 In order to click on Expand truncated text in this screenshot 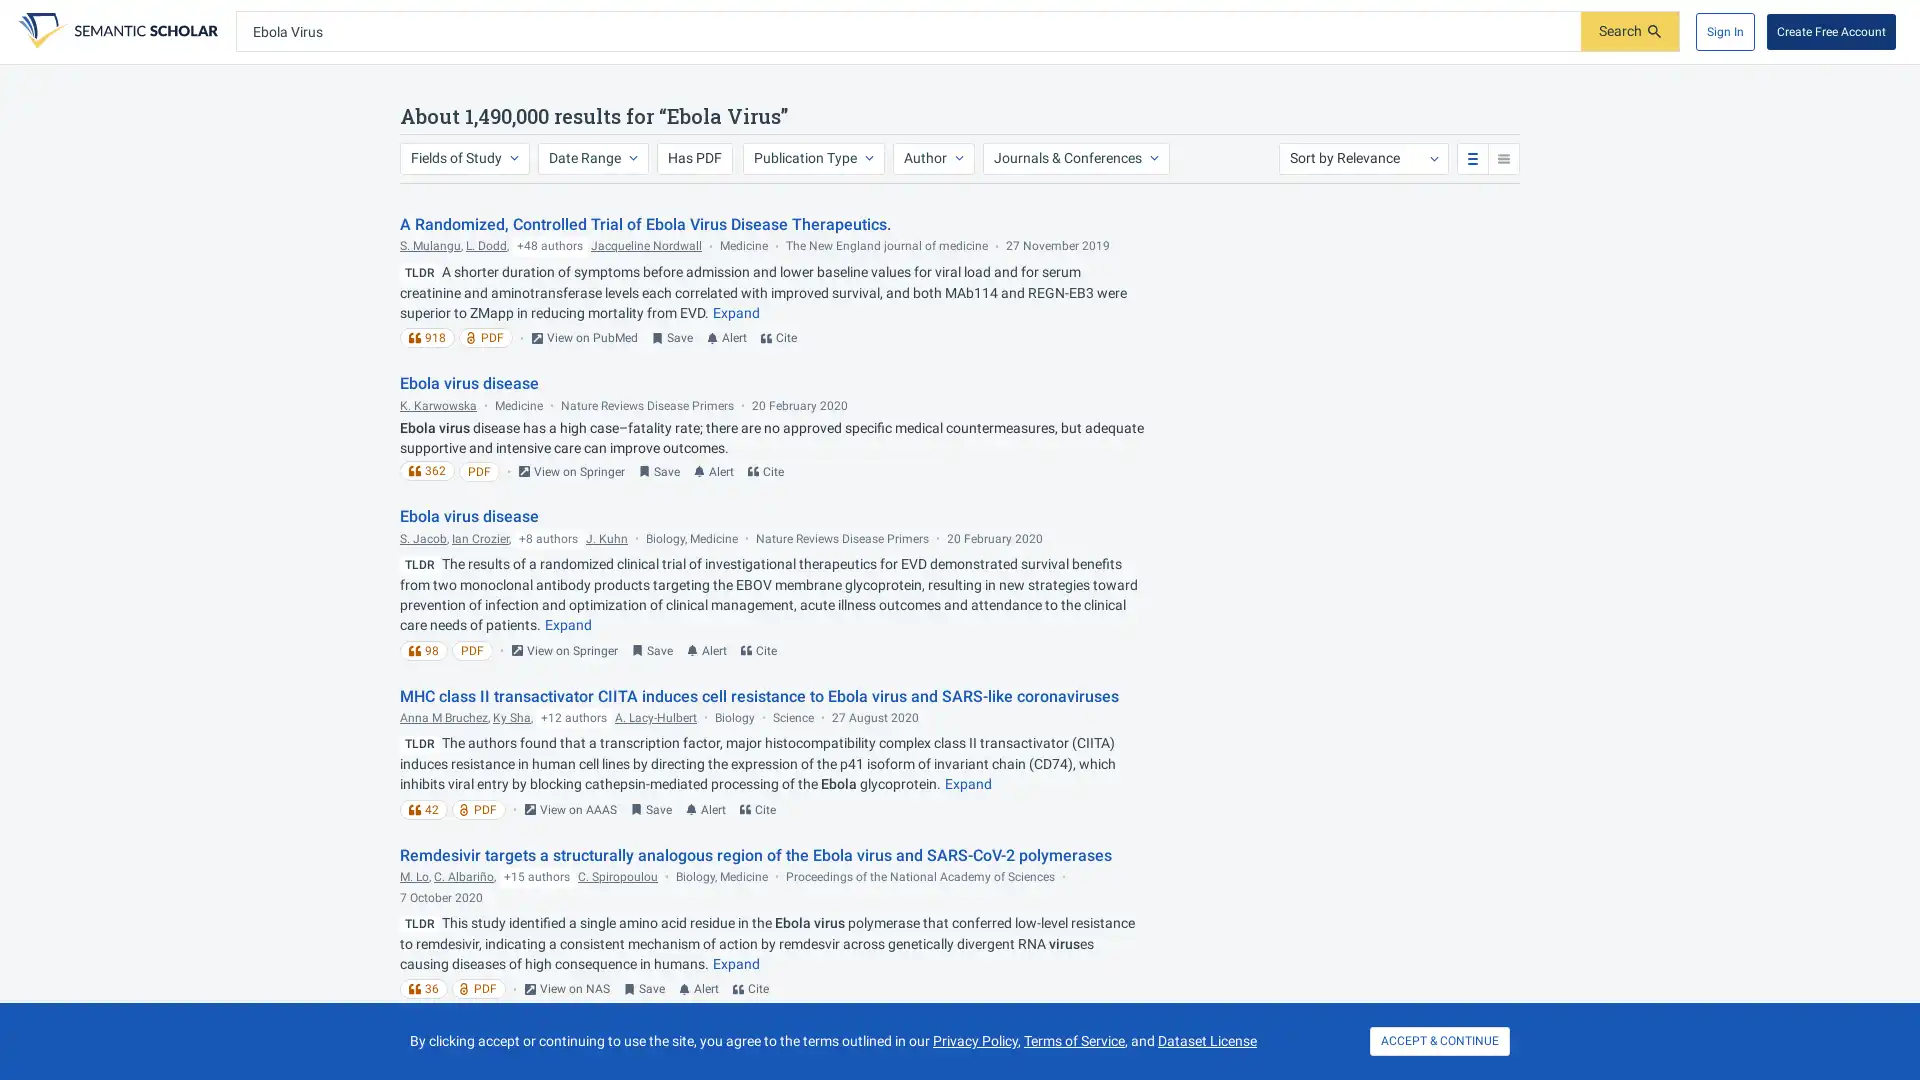, I will do `click(735, 963)`.